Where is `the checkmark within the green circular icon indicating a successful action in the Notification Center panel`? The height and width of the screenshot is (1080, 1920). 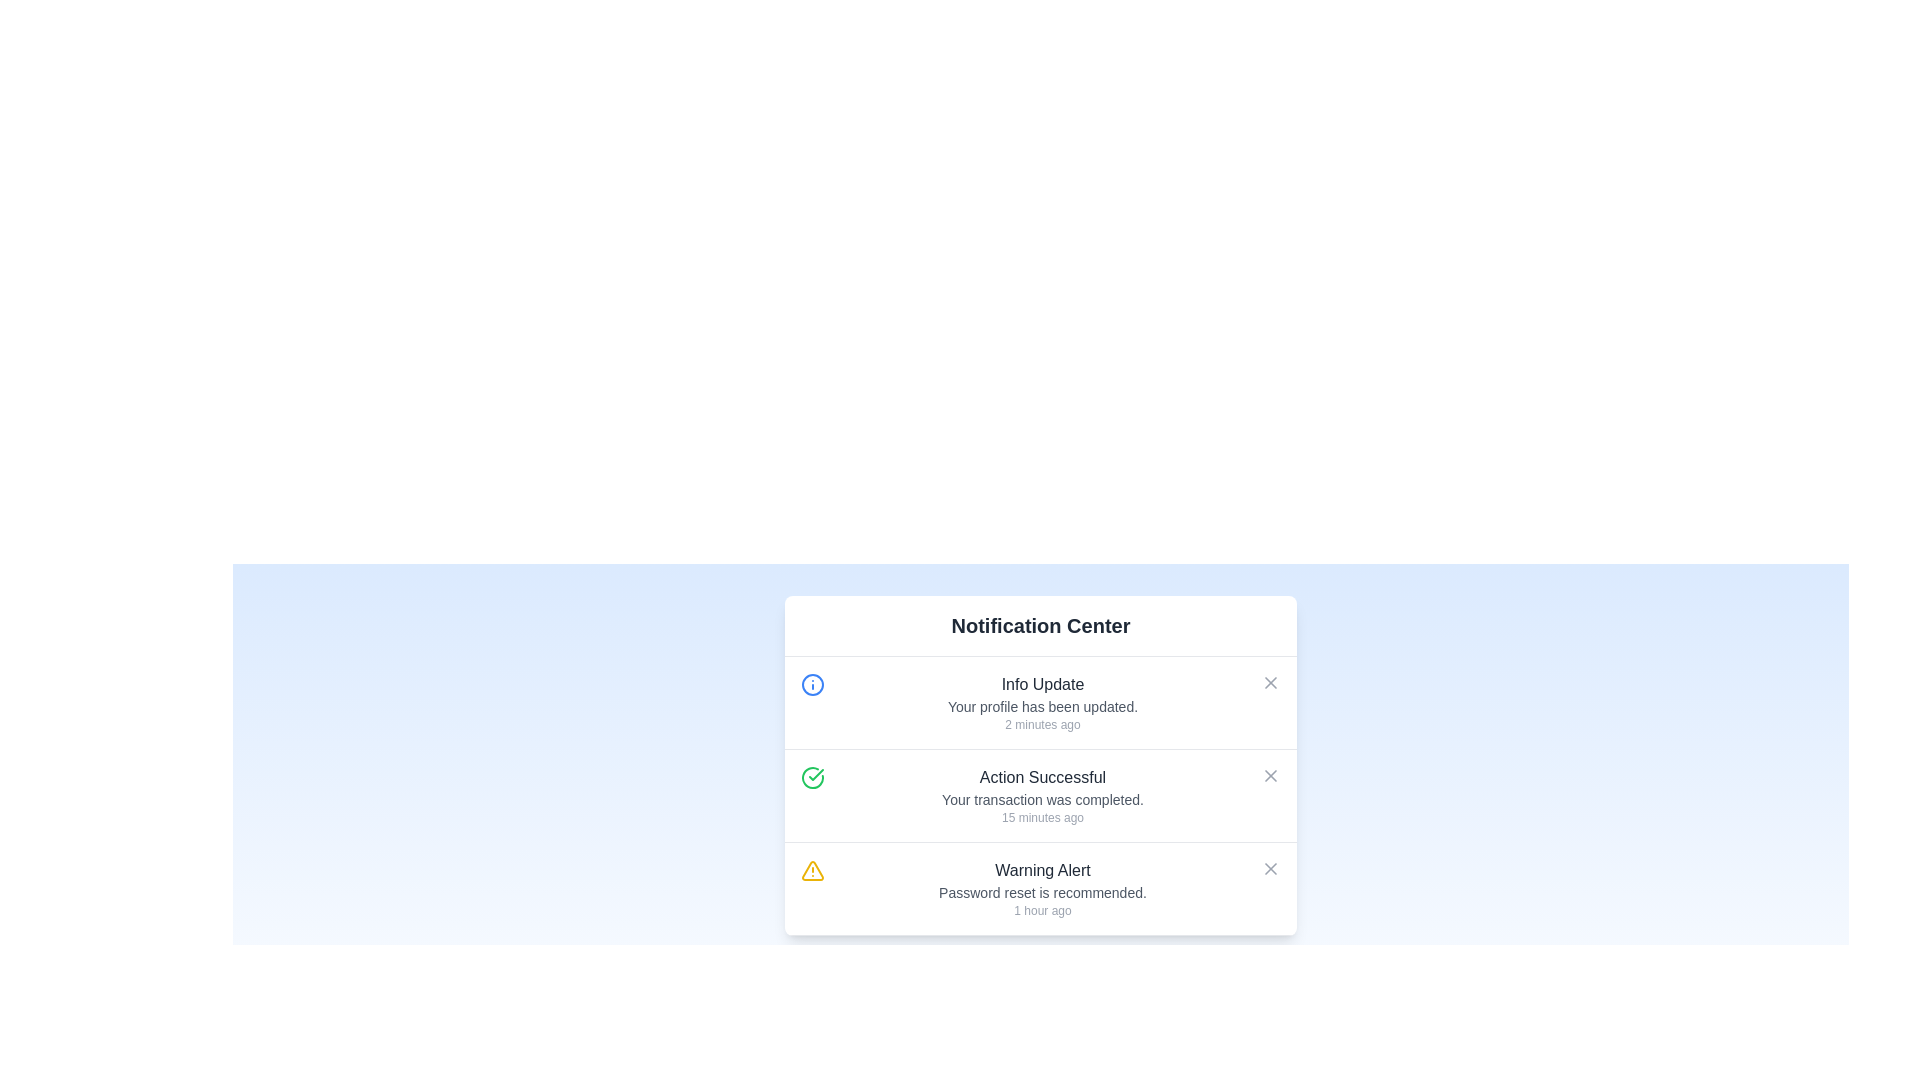
the checkmark within the green circular icon indicating a successful action in the Notification Center panel is located at coordinates (816, 774).